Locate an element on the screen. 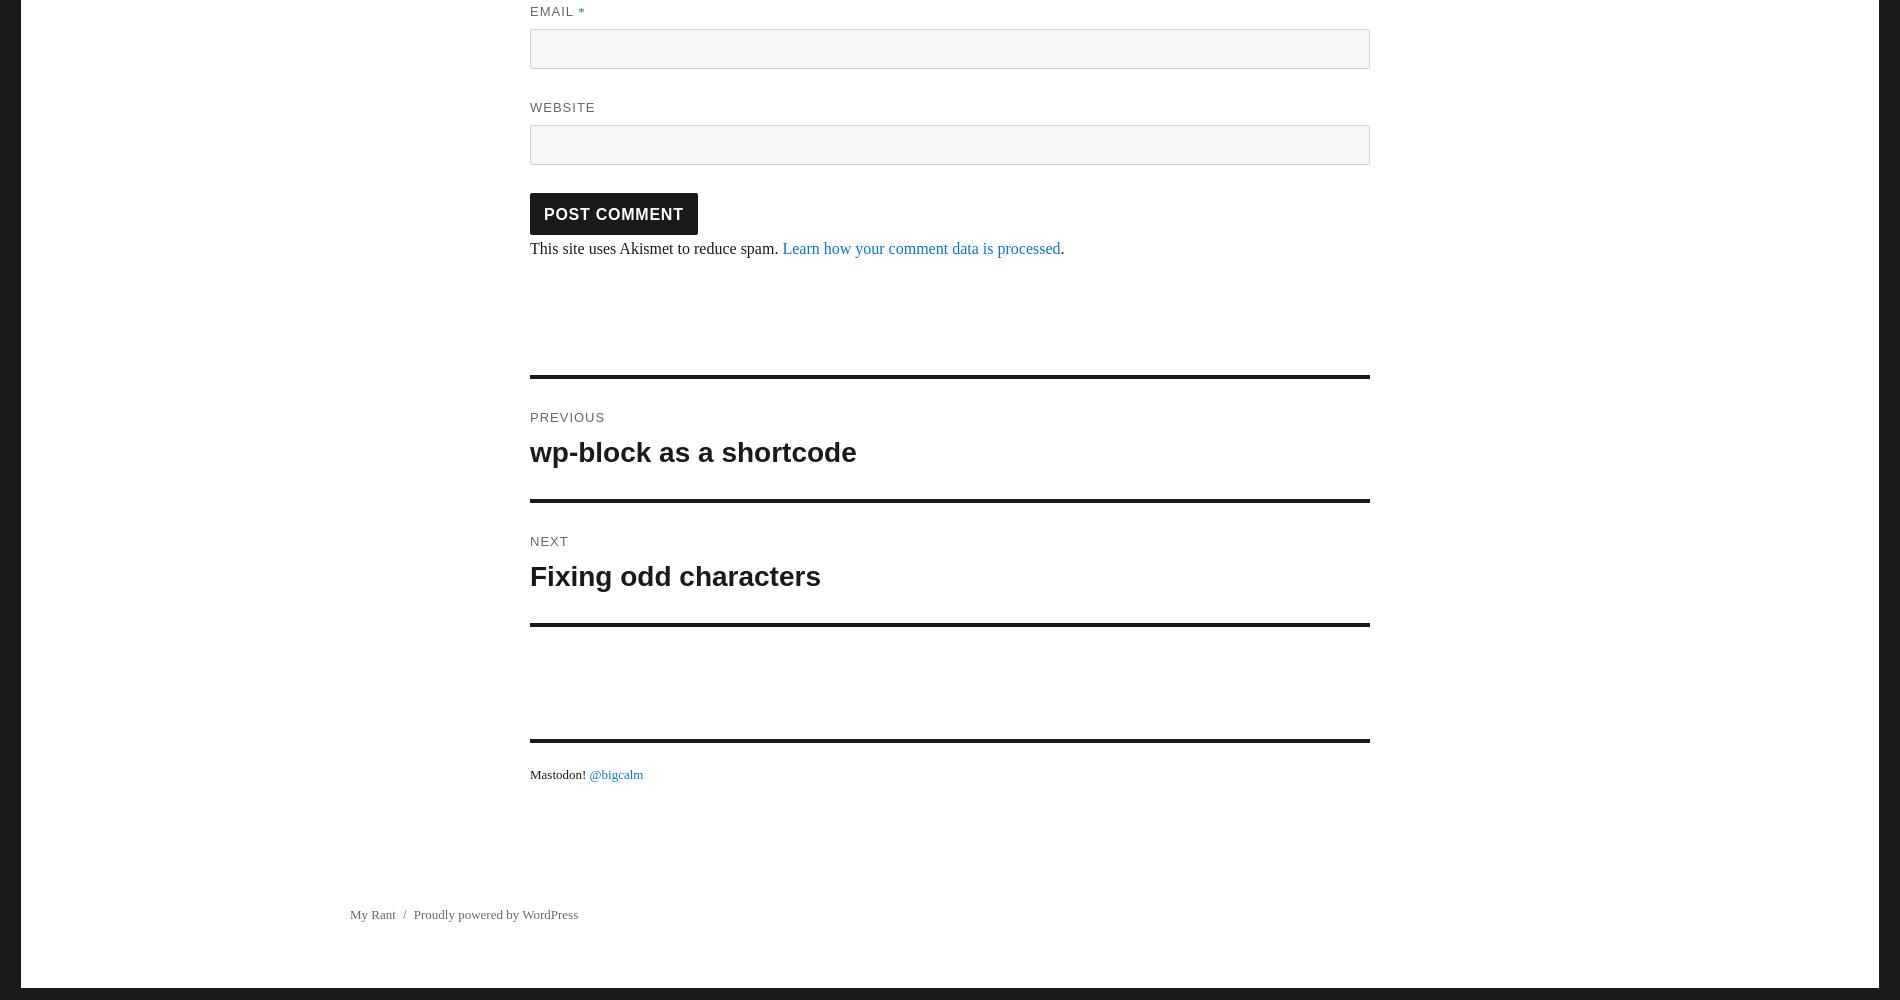  'Proudly powered by WordPress' is located at coordinates (412, 914).